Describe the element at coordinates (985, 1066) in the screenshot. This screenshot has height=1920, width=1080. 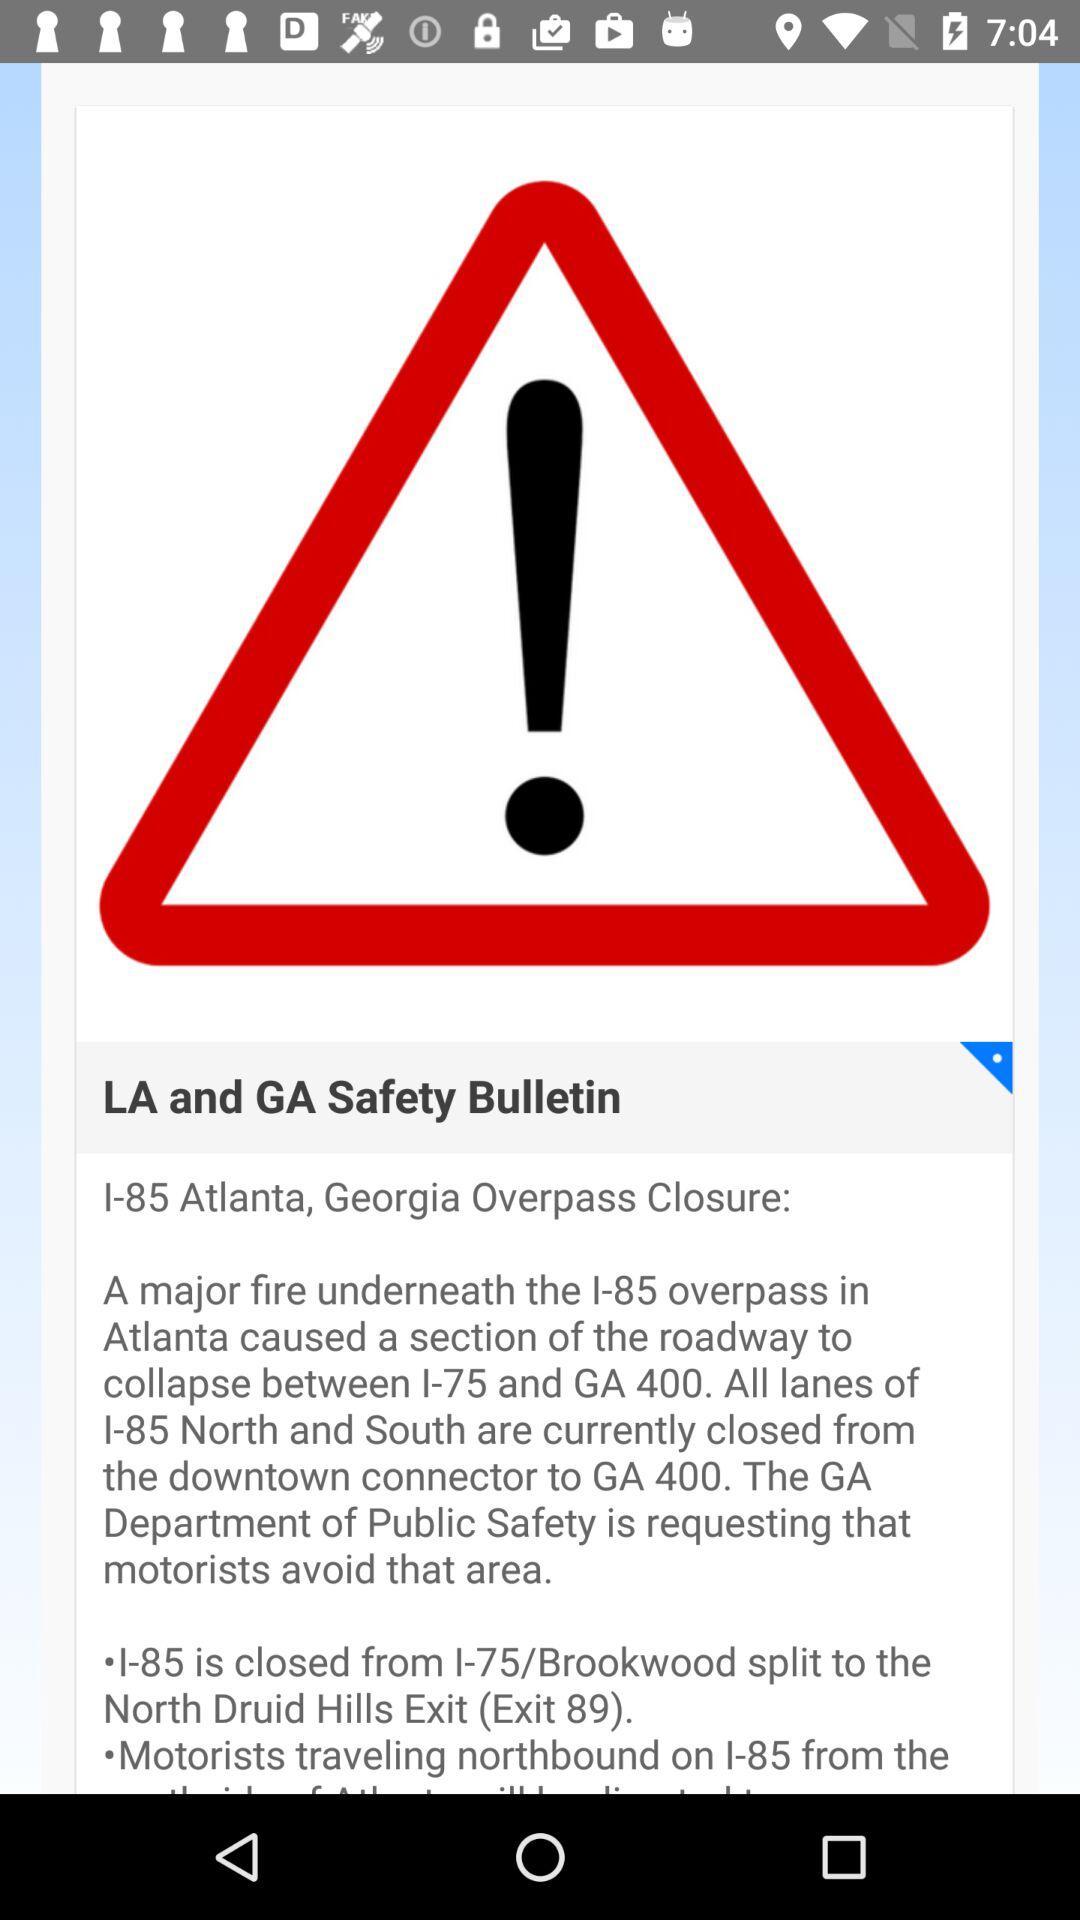
I see `app above i 85 atlanta icon` at that location.